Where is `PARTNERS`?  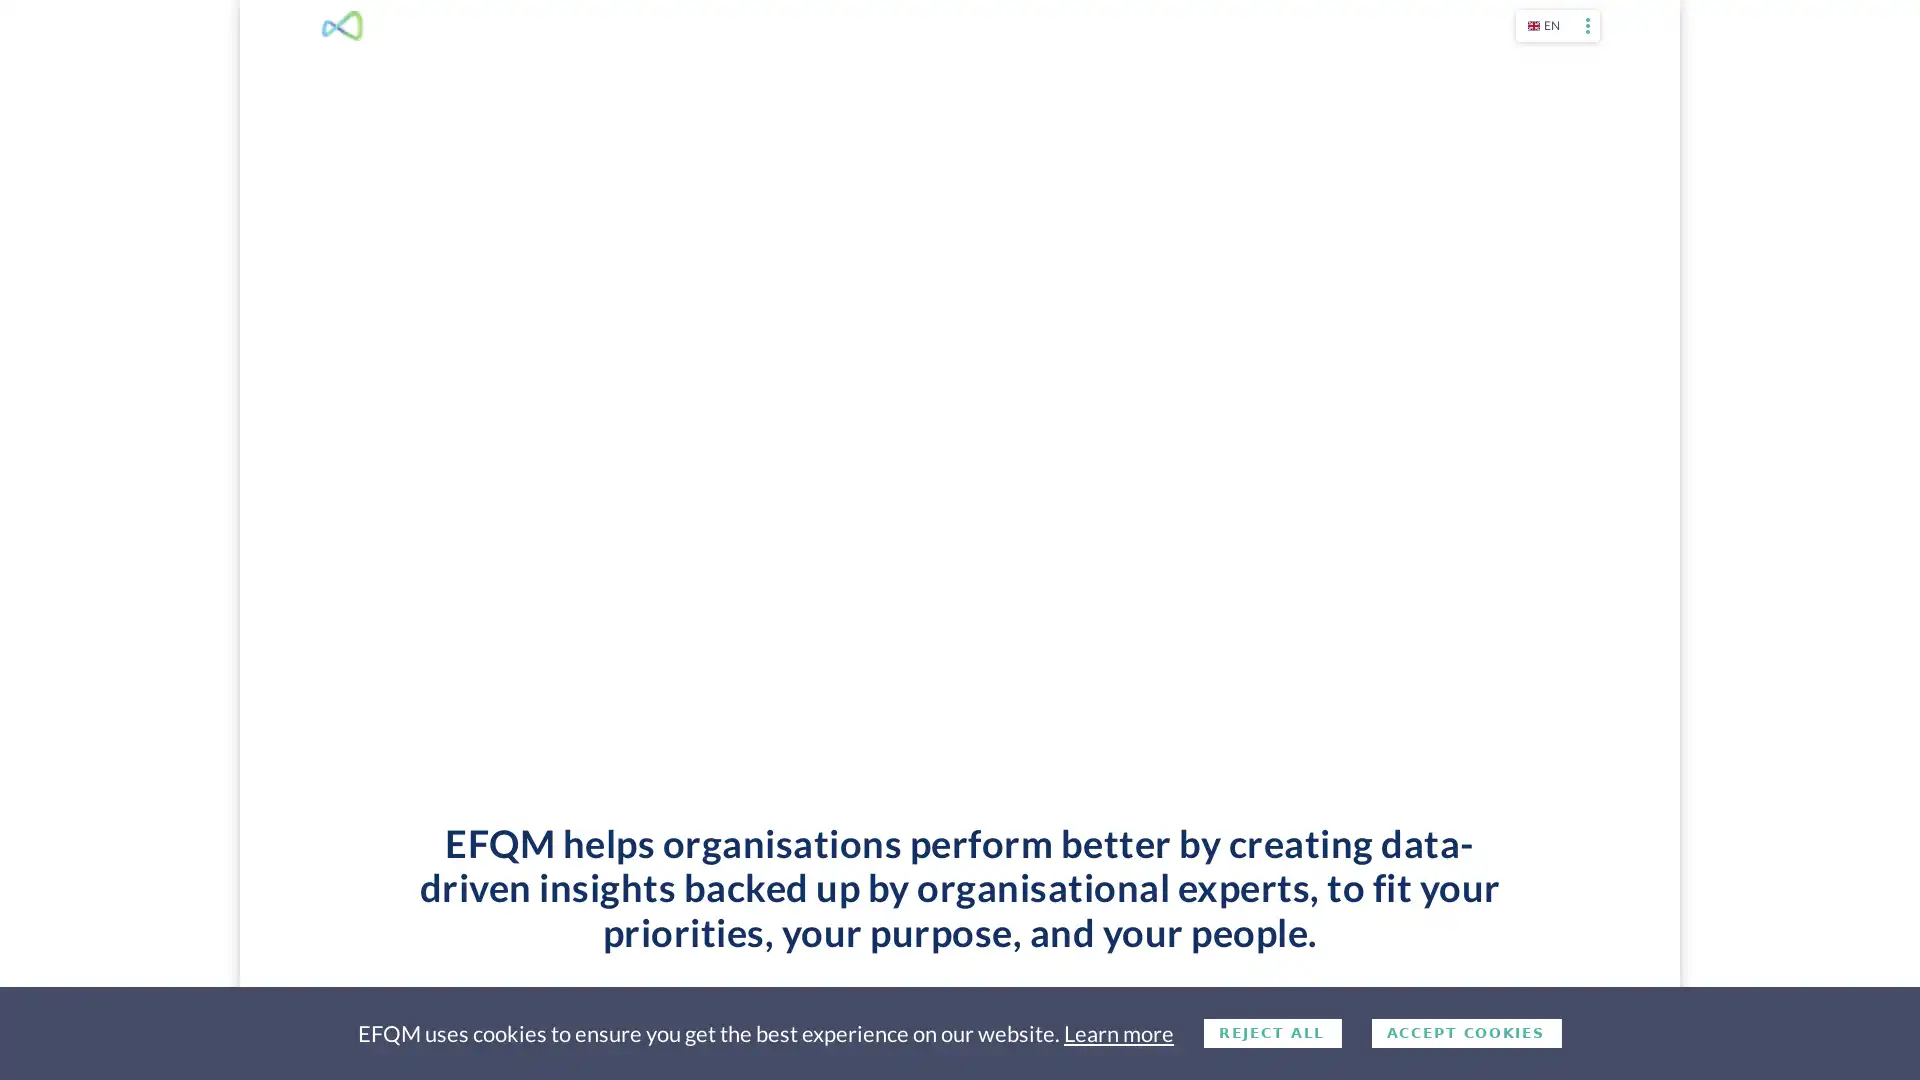 PARTNERS is located at coordinates (1426, 70).